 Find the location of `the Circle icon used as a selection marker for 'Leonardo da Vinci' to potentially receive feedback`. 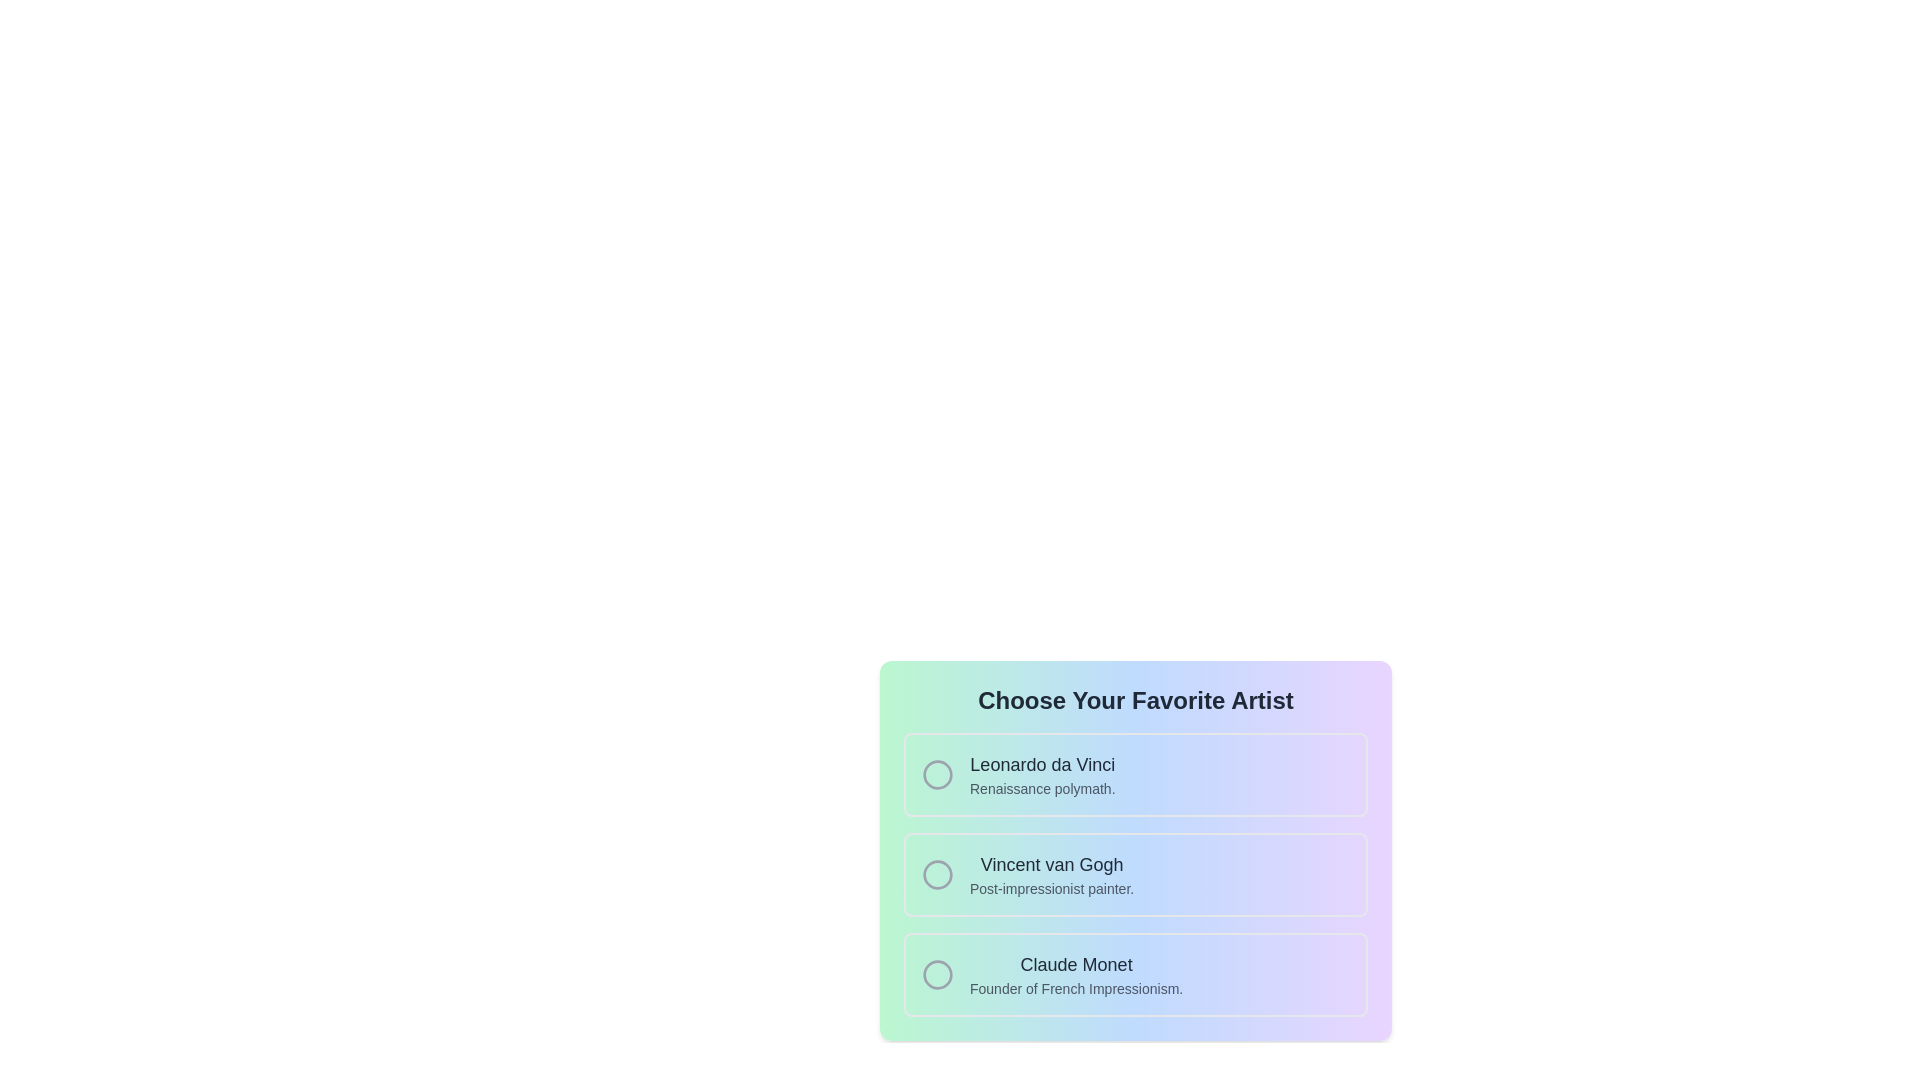

the Circle icon used as a selection marker for 'Leonardo da Vinci' to potentially receive feedback is located at coordinates (936, 774).